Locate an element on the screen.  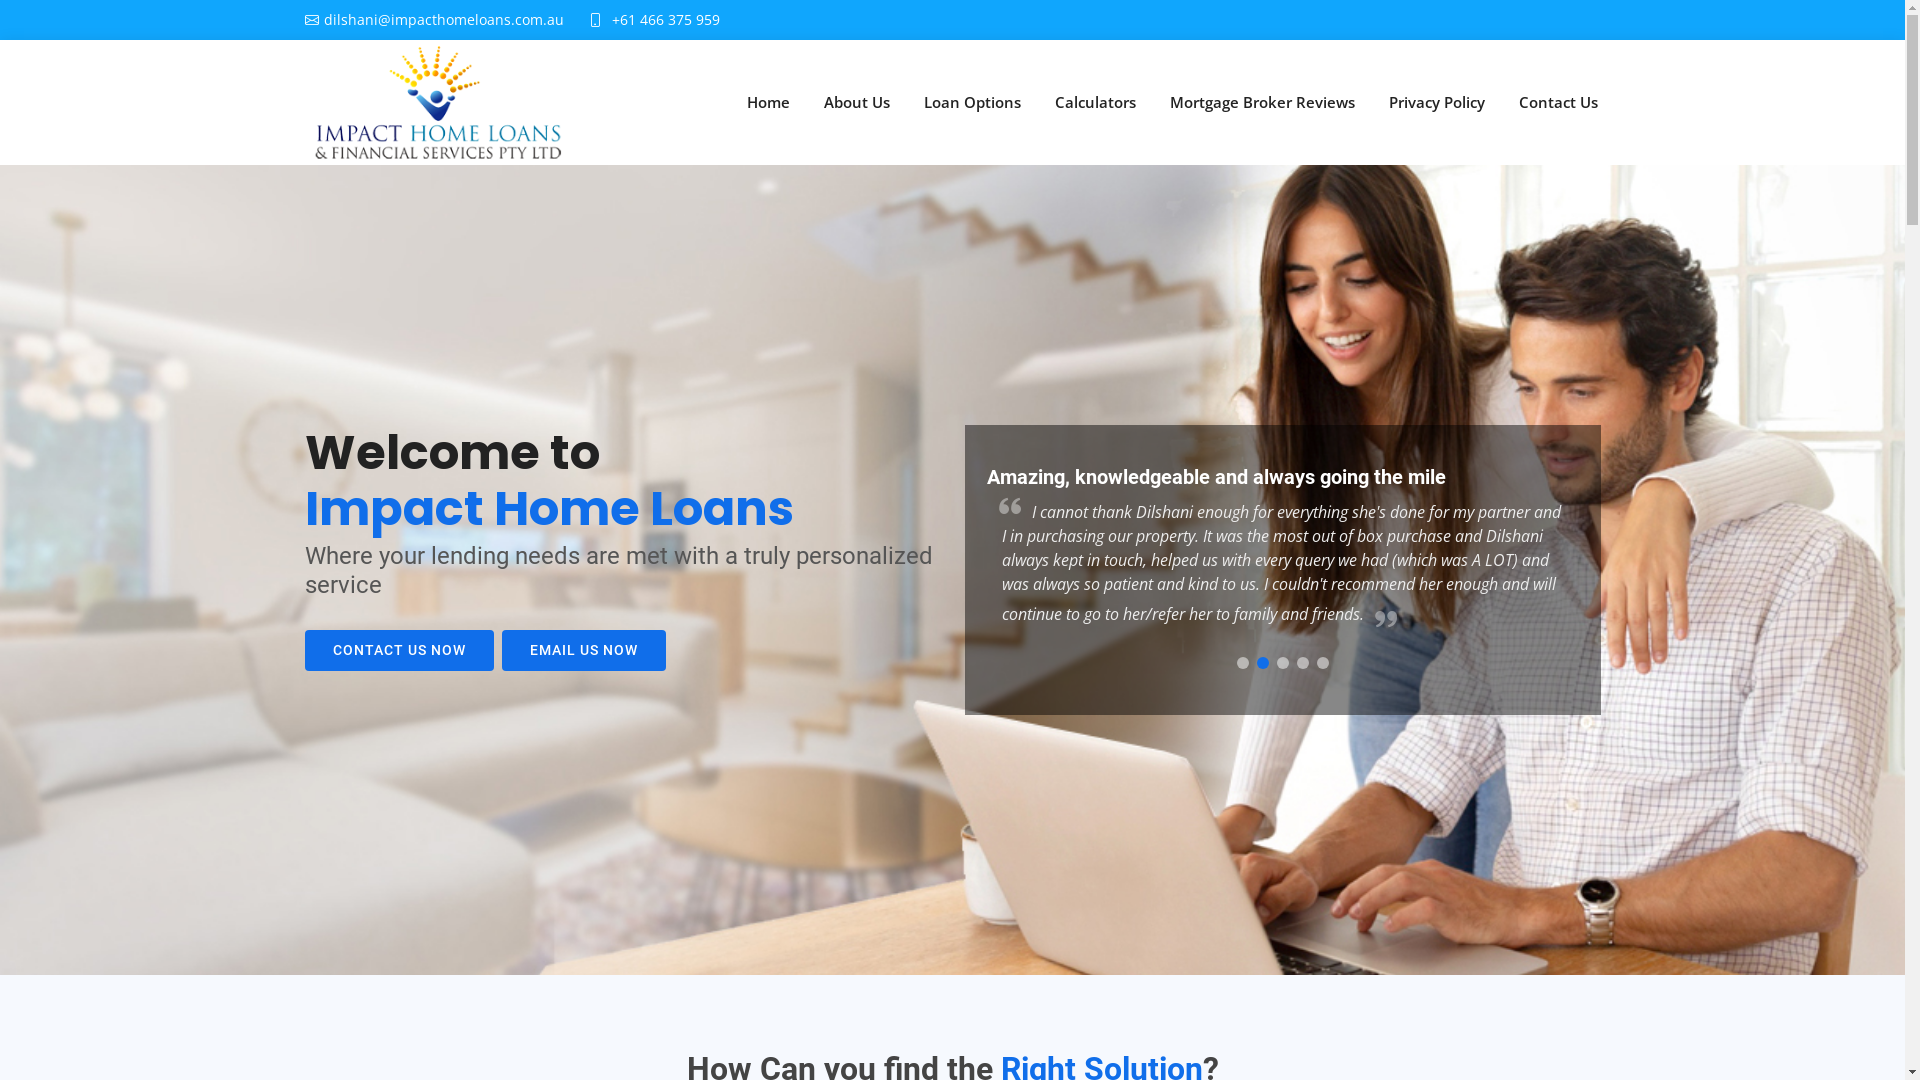
'About Us' is located at coordinates (855, 102).